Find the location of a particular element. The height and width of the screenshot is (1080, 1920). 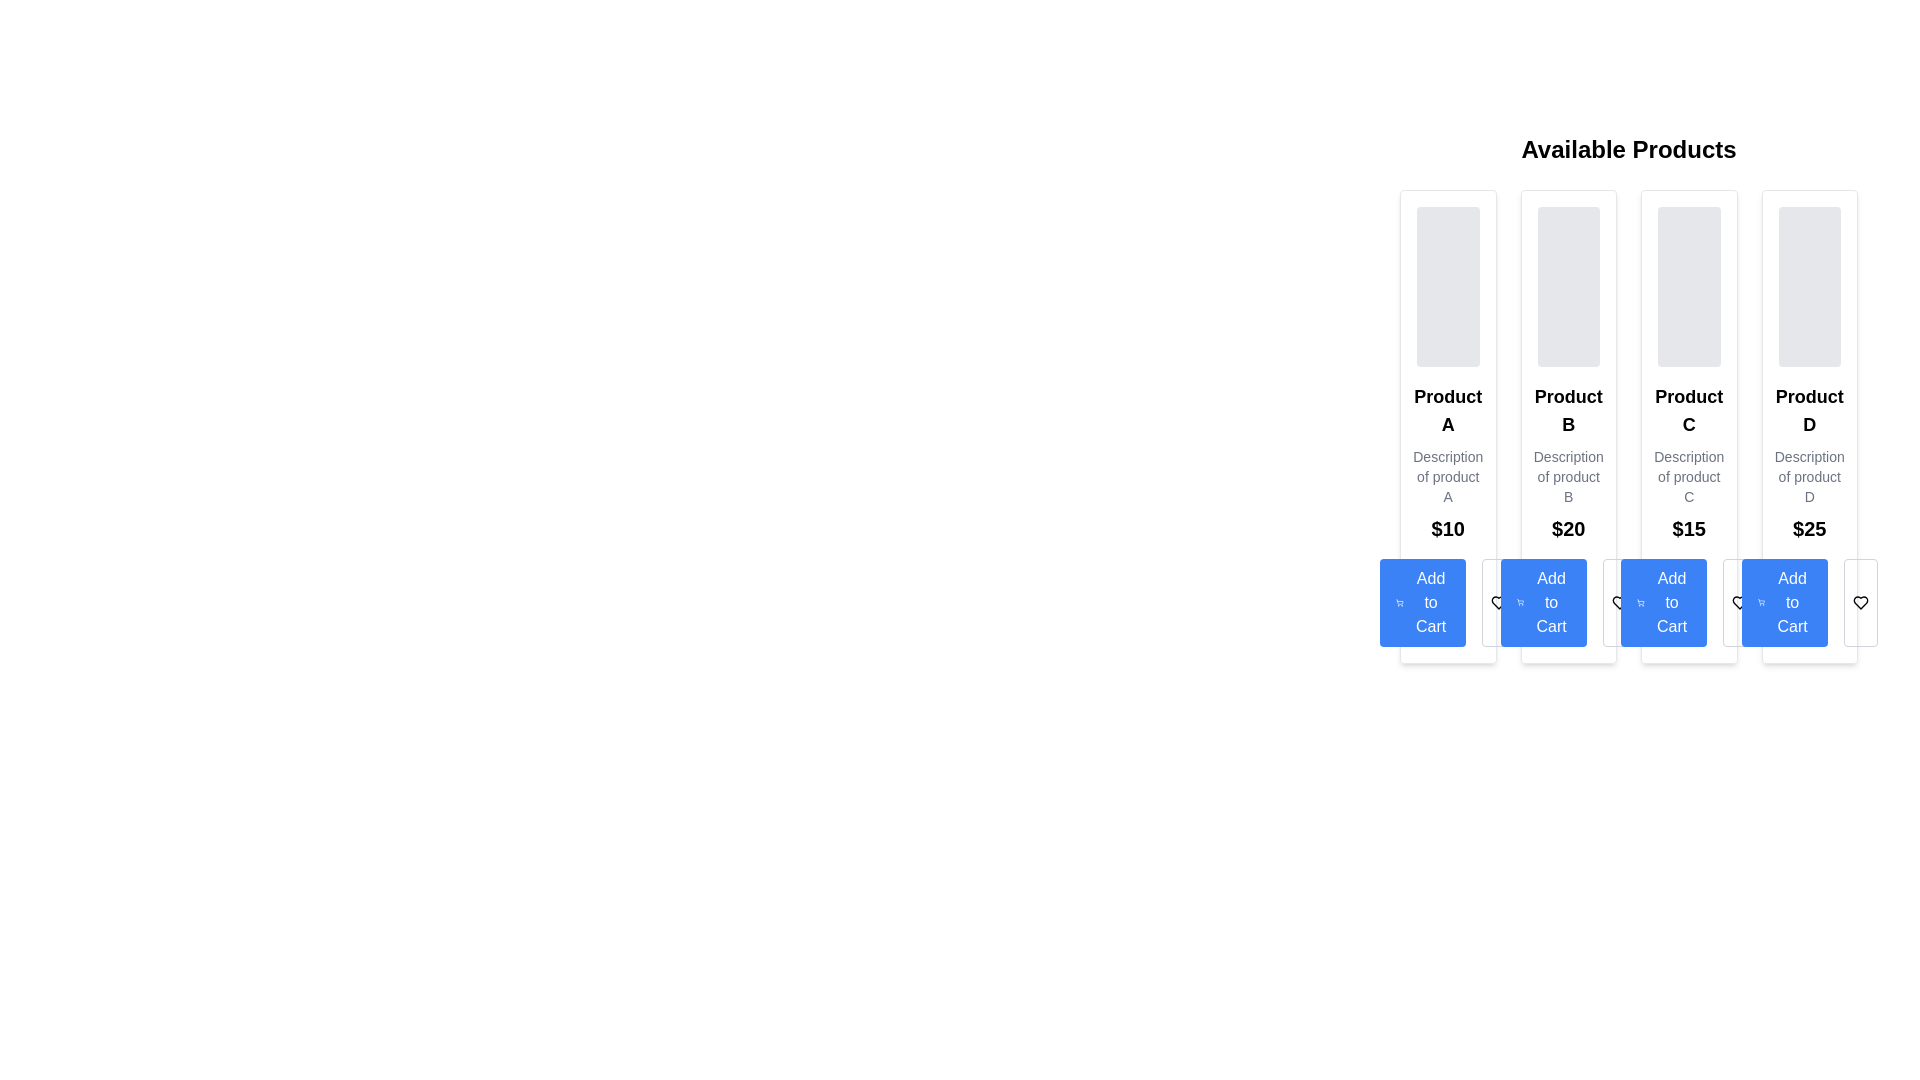

the textual element that contains the description 'Description of product A', which is styled in a smaller gray font and located within the product card layout, positioned below the header 'Product A' and above the price '$10' is located at coordinates (1448, 477).